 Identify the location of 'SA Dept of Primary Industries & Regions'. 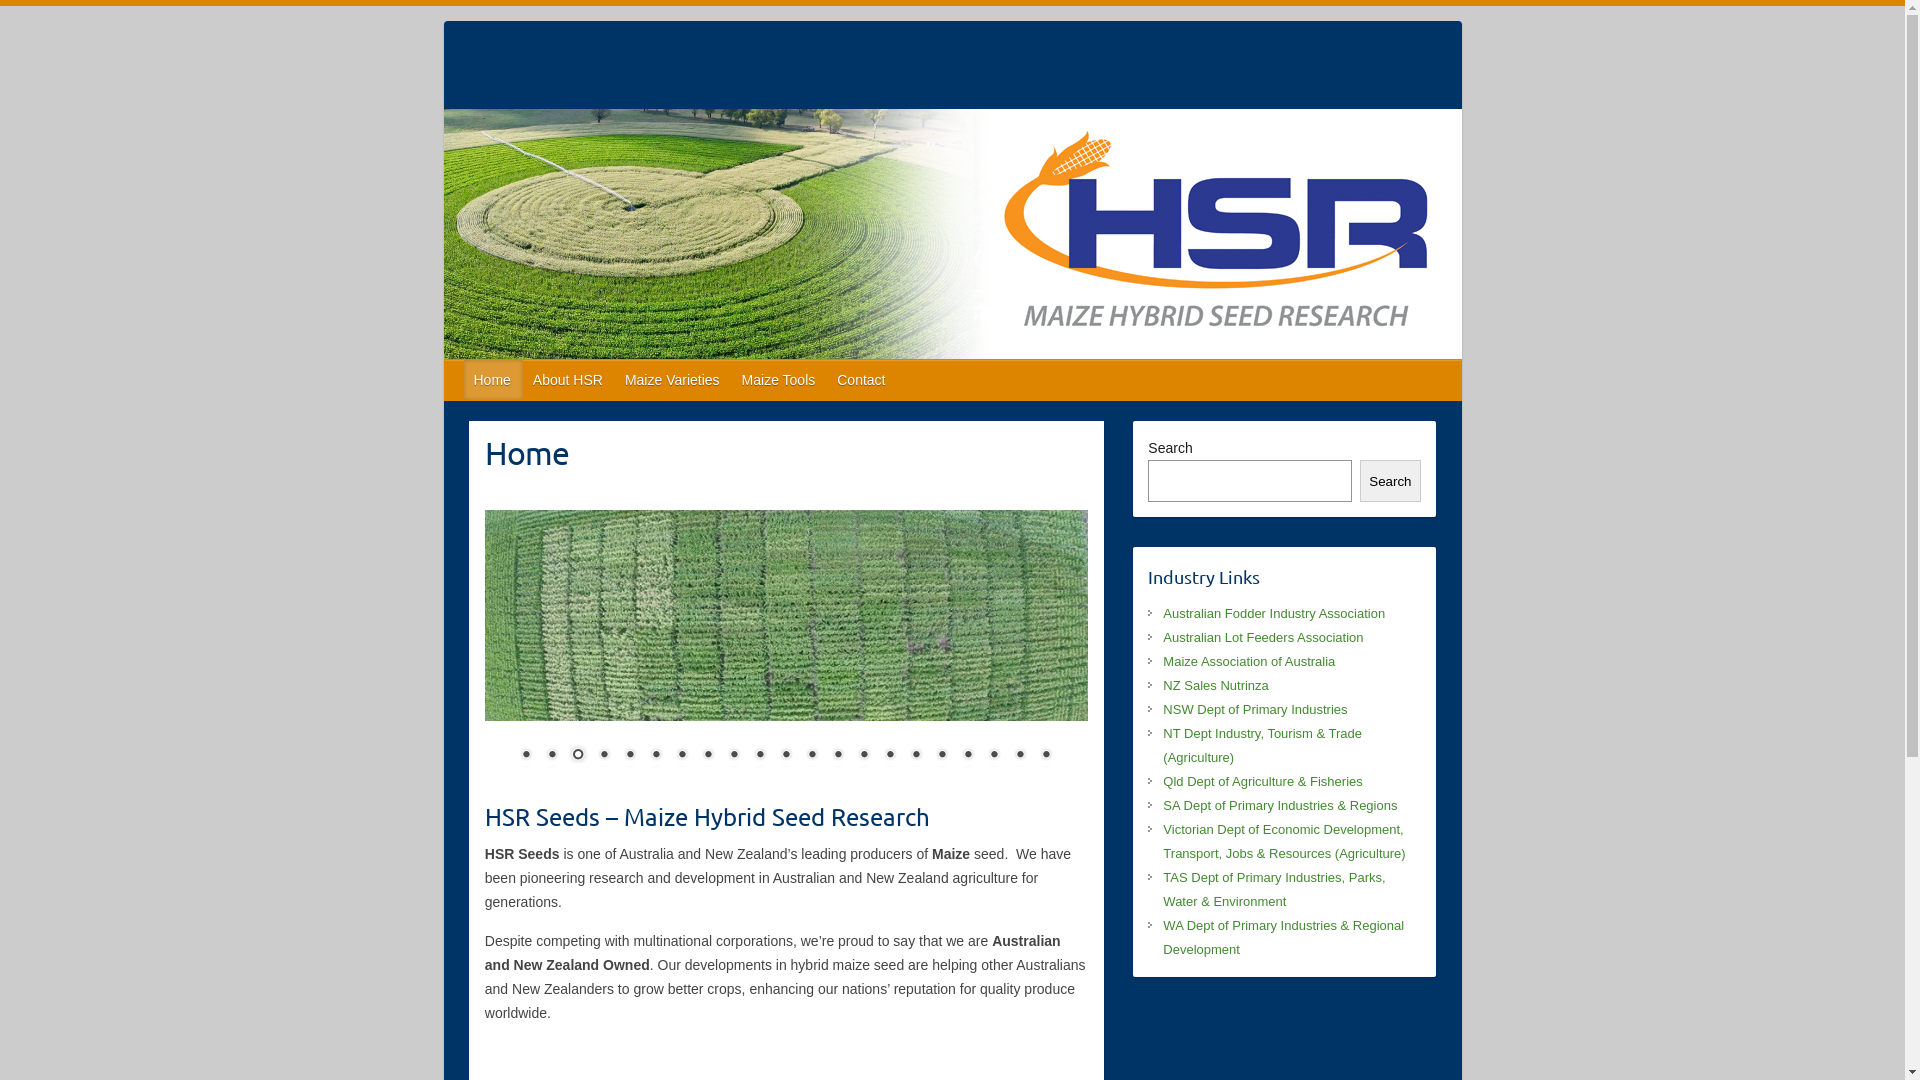
(1280, 804).